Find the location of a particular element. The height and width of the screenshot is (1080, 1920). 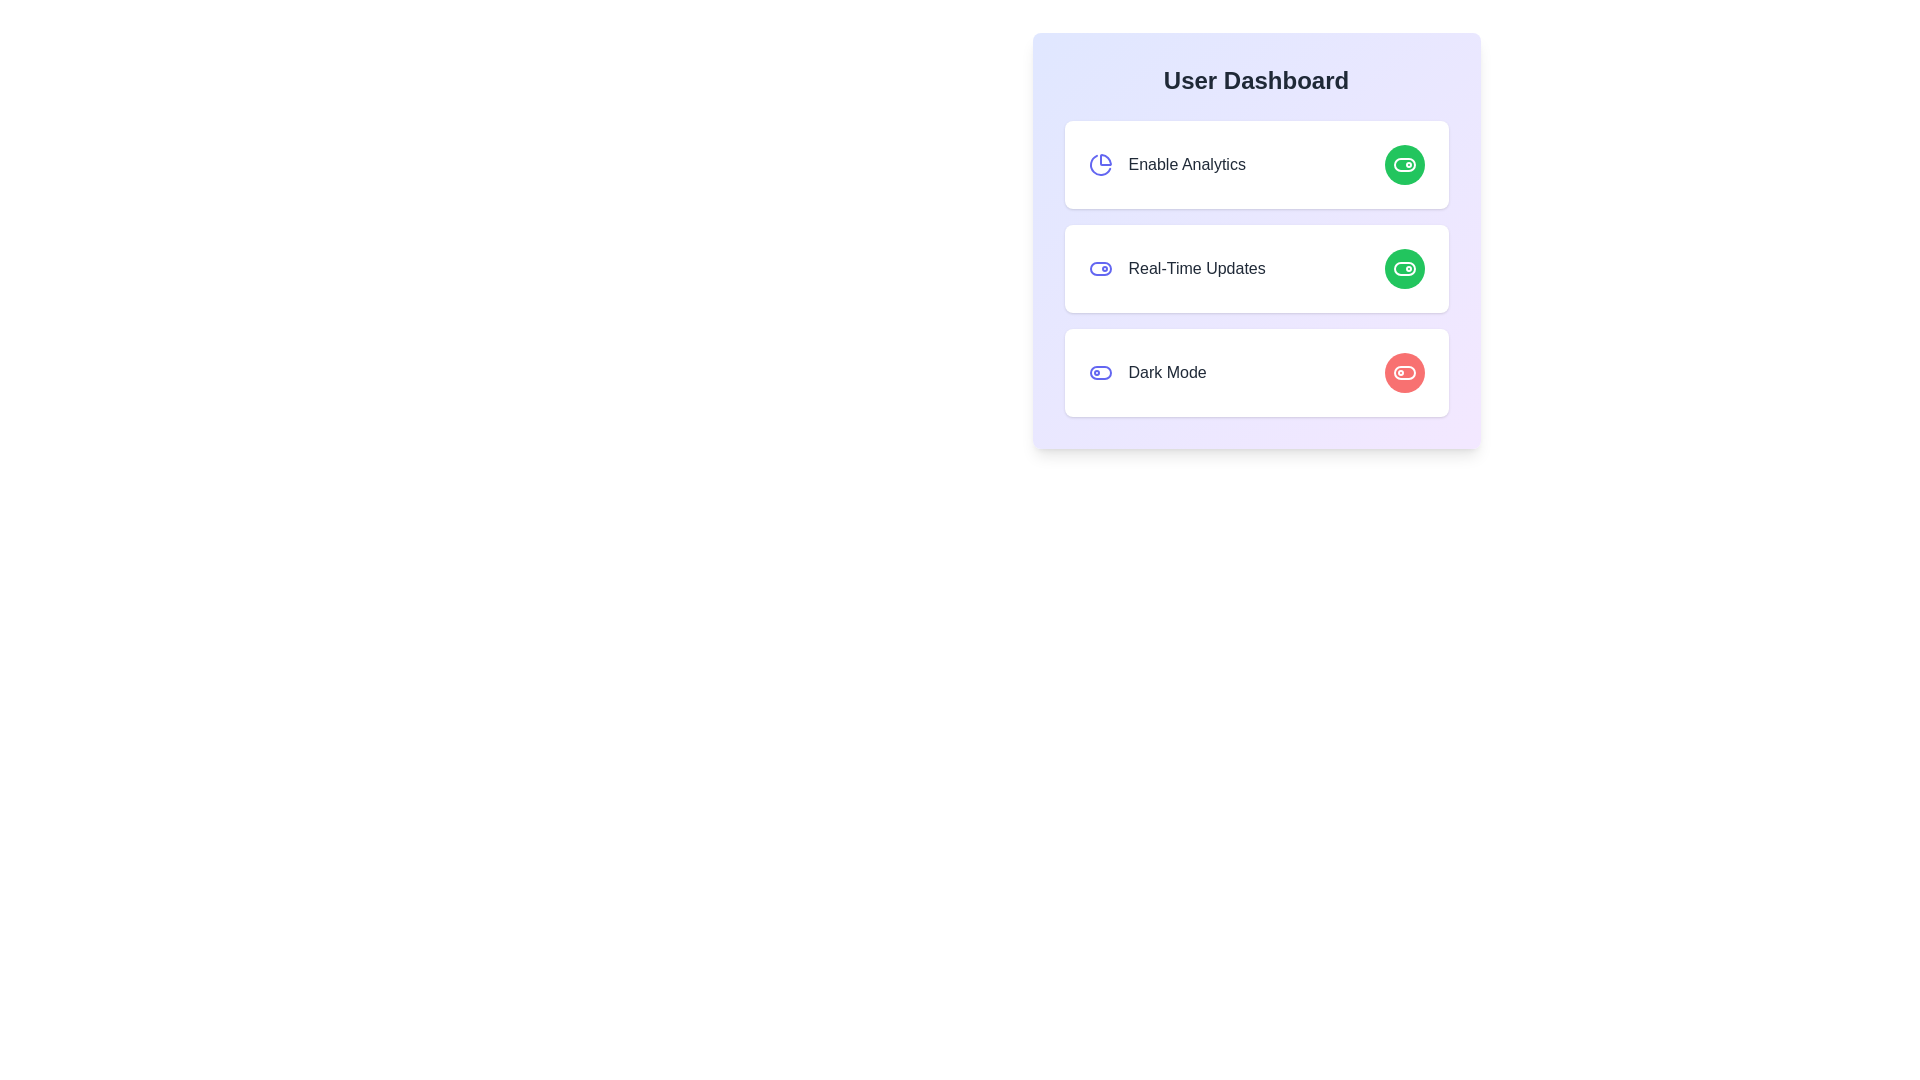

the 'Real-Time Updates' text label in the User Dashboard, which is the second item in a vertical list of features is located at coordinates (1197, 268).